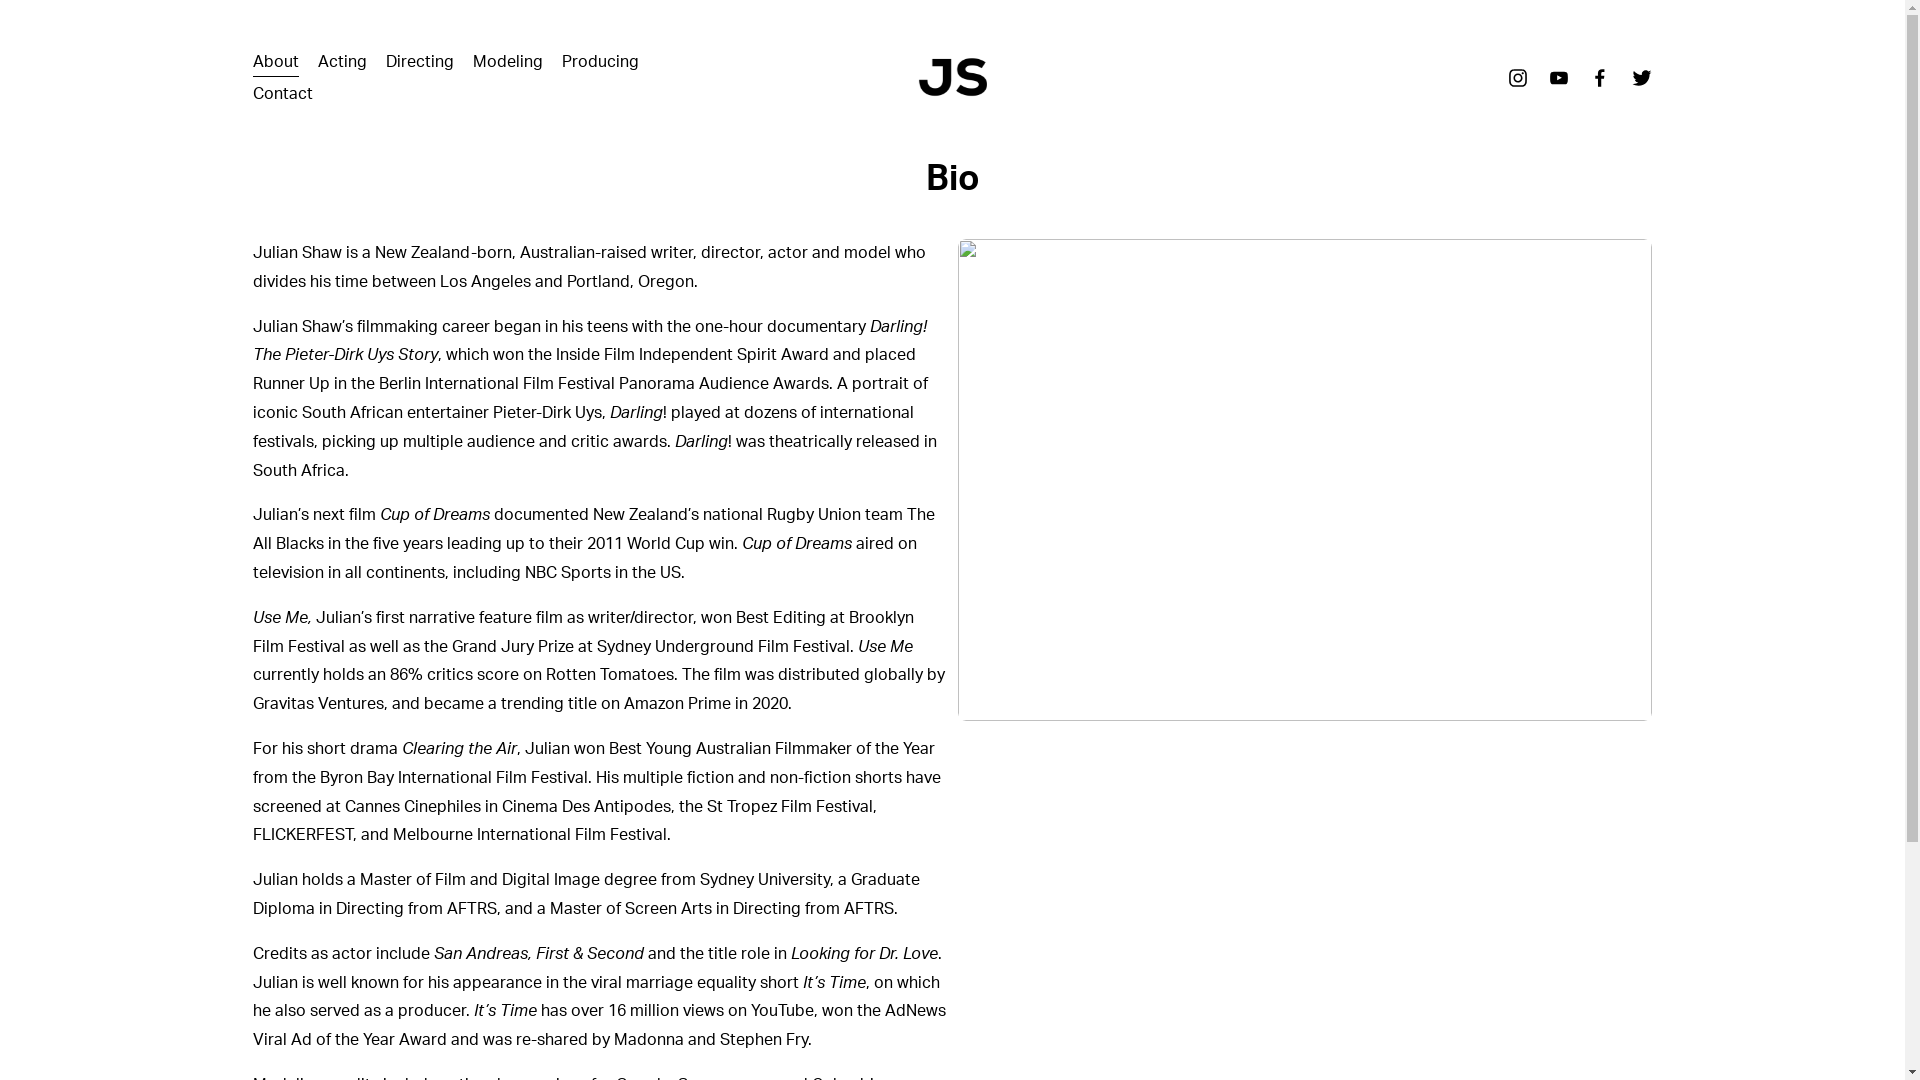 The height and width of the screenshot is (1080, 1920). What do you see at coordinates (508, 60) in the screenshot?
I see `'Modeling'` at bounding box center [508, 60].